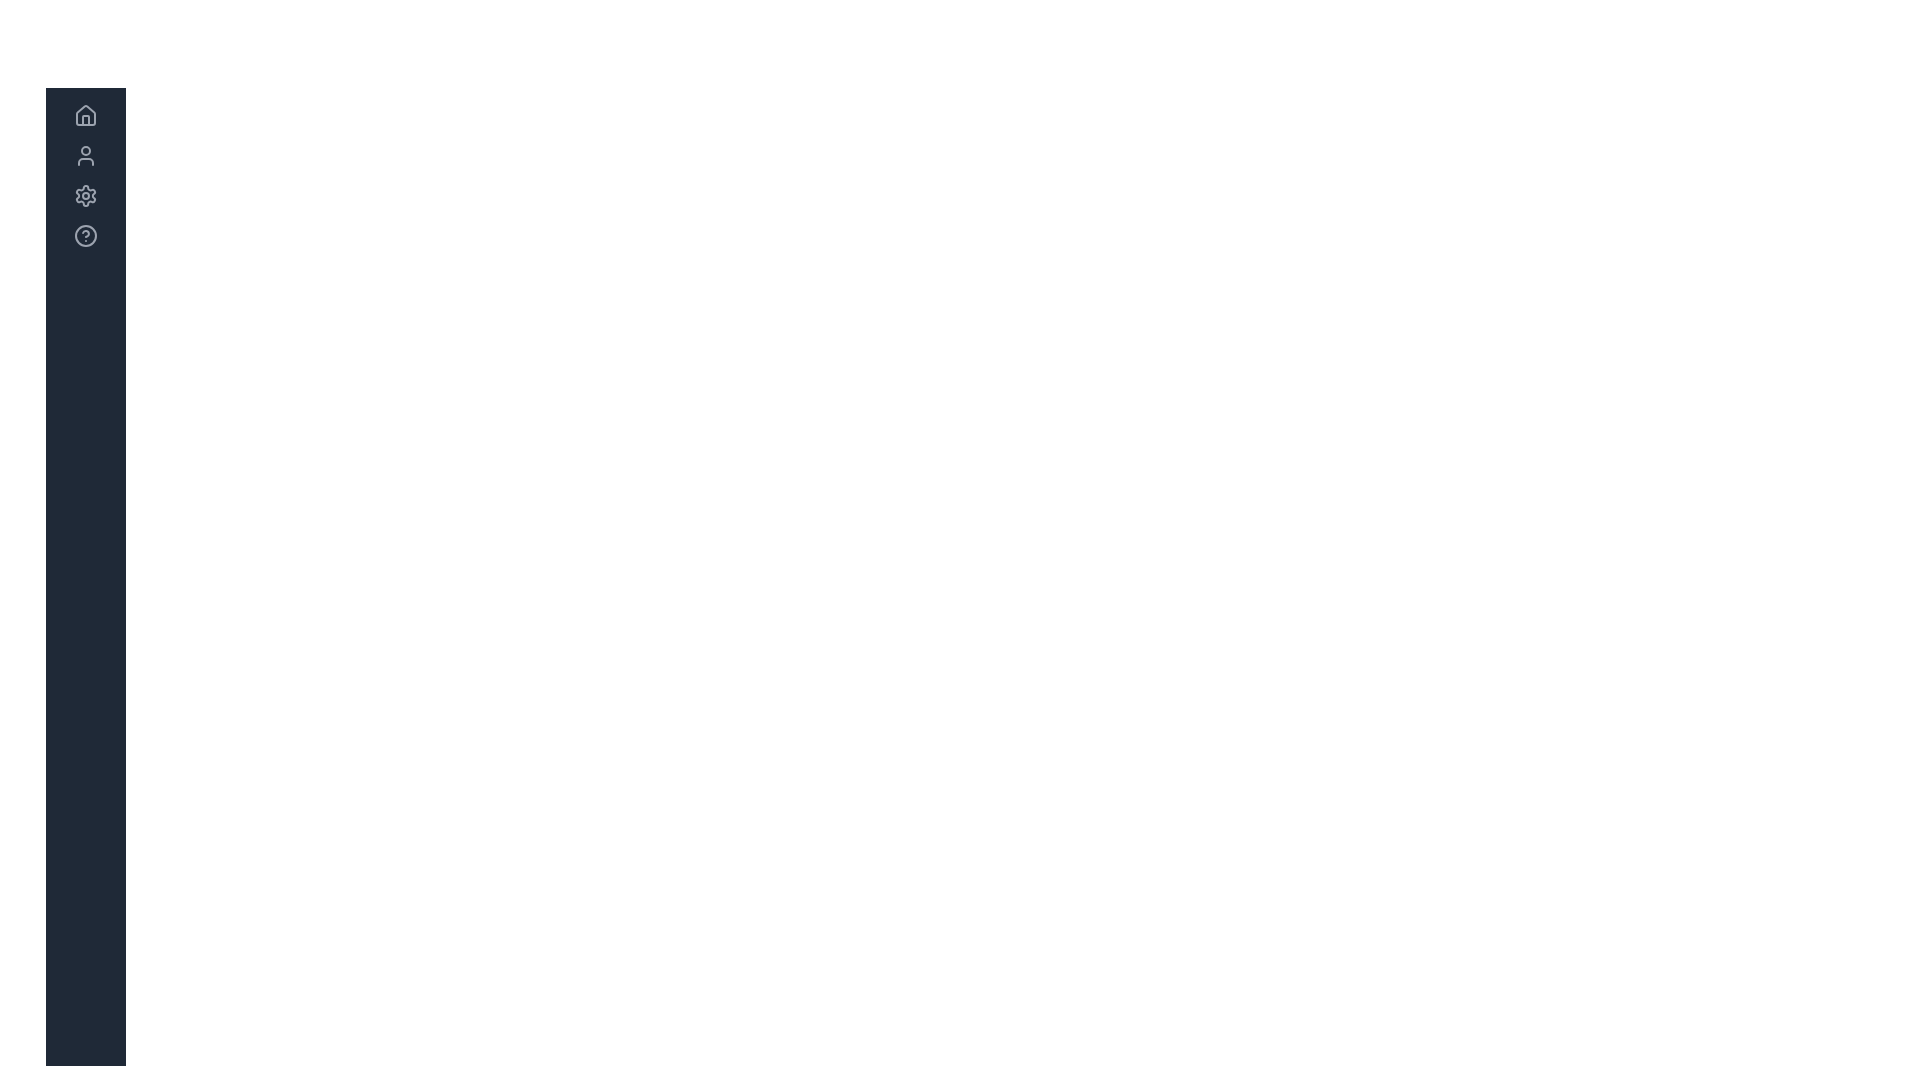  I want to click on the Interactive user profile icon in the vertical menu bar, positioned below the 'Go to homepage' icon and above the 'Manage your preferences' icon, so click(85, 154).